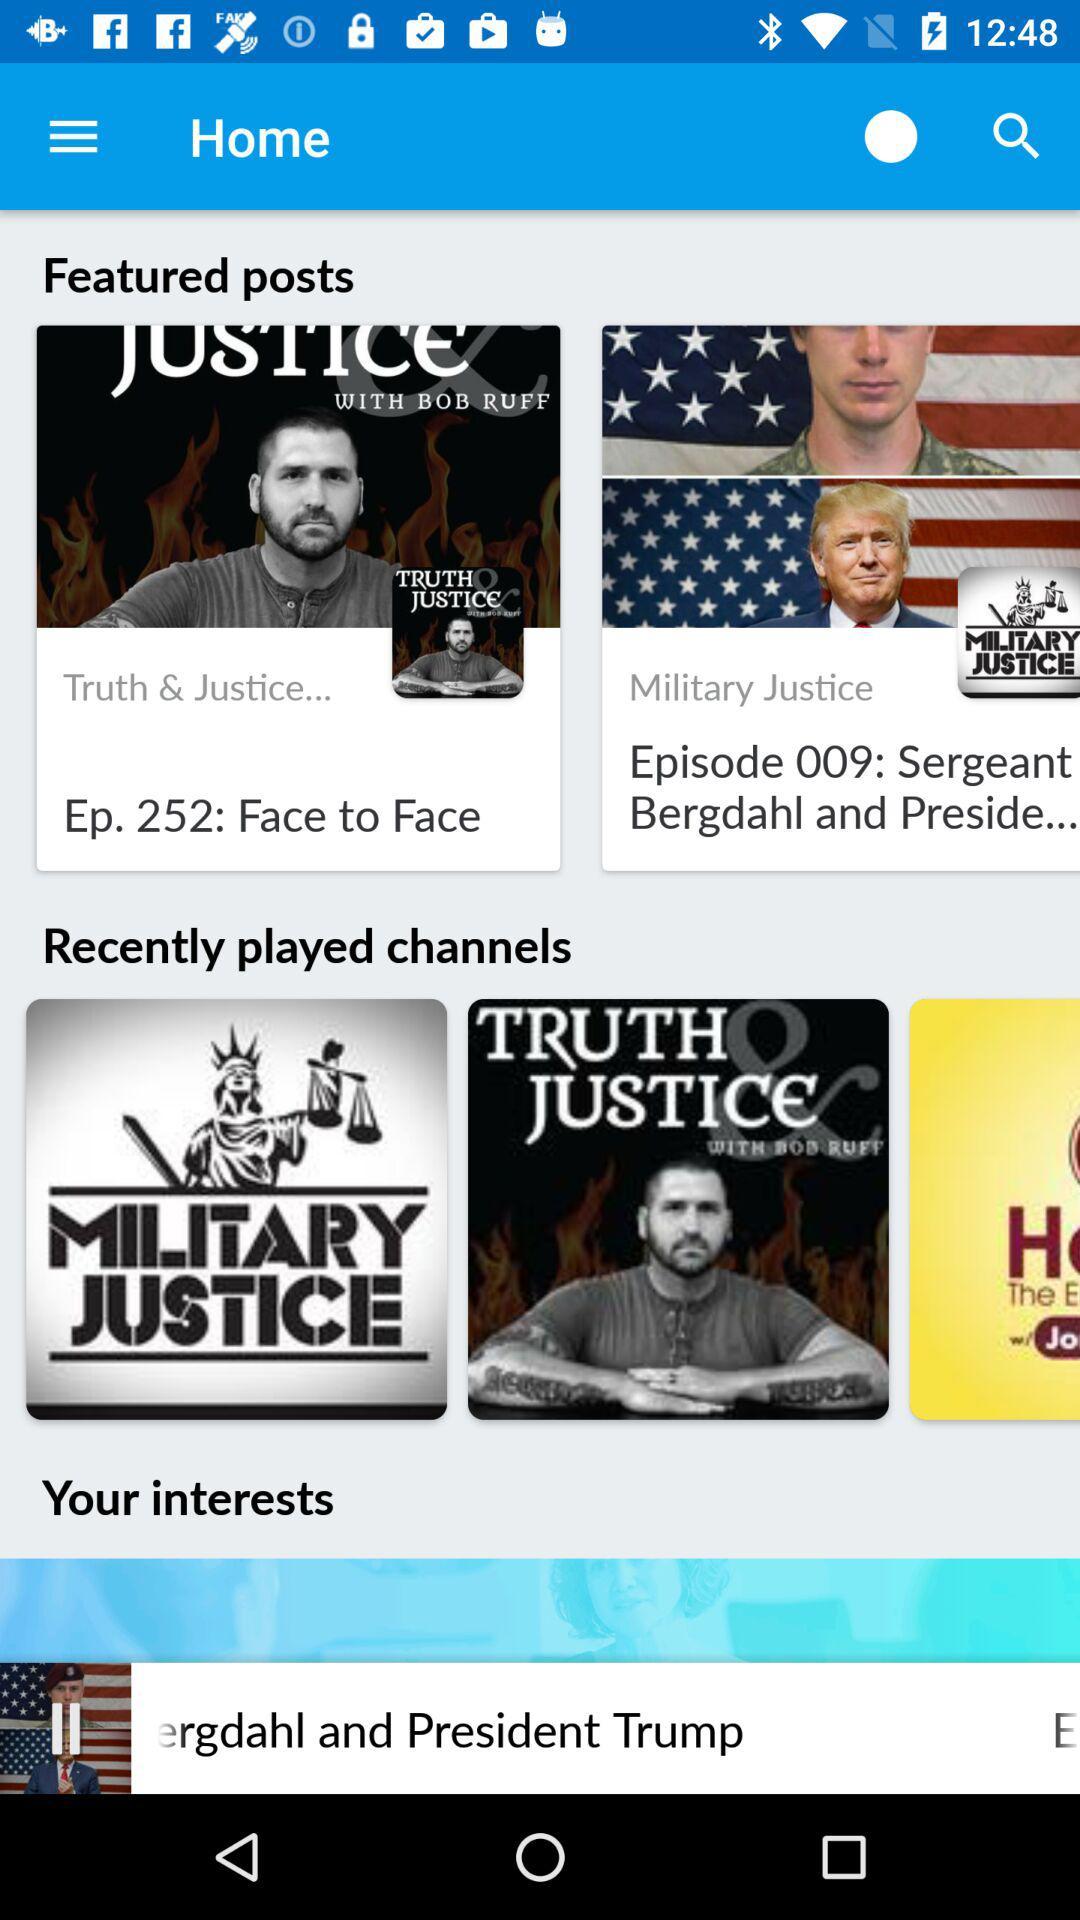 The image size is (1080, 1920). Describe the element at coordinates (72, 135) in the screenshot. I see `item above the featured posts item` at that location.